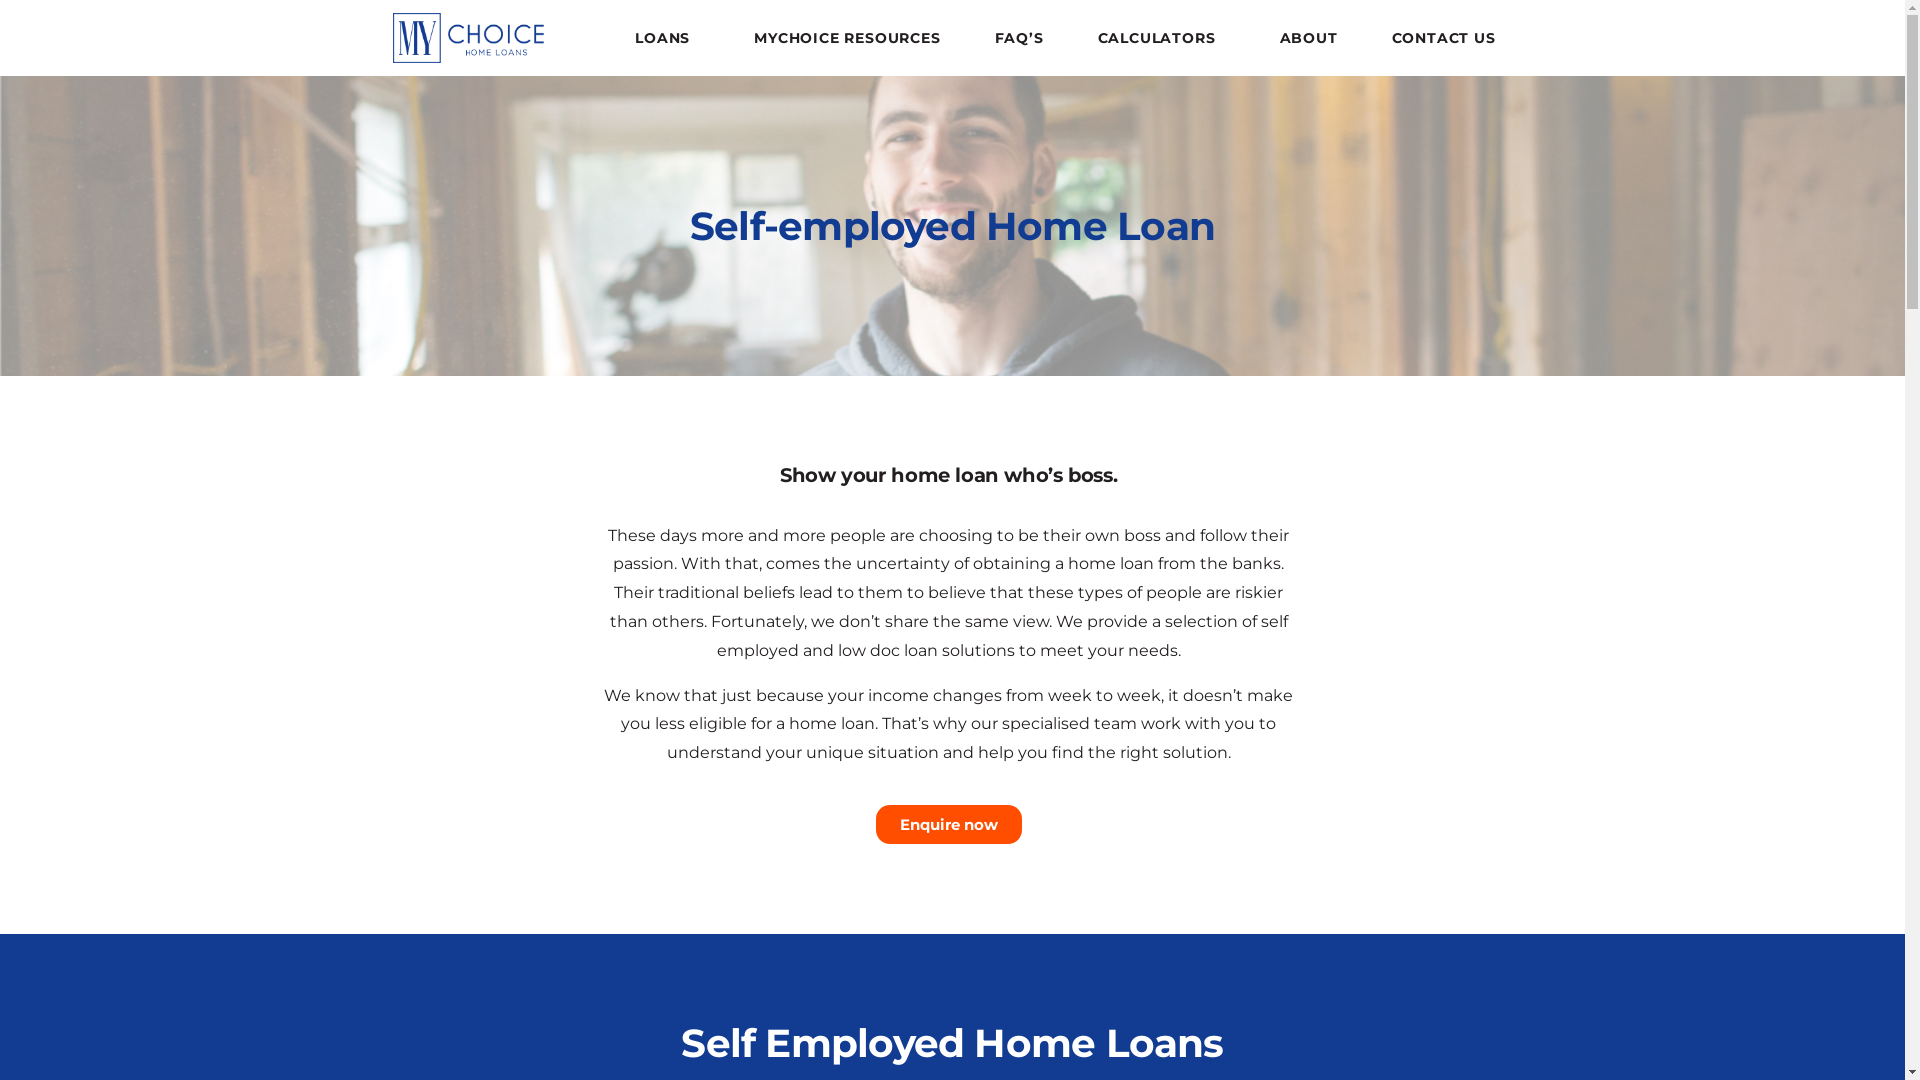  What do you see at coordinates (1362, 38) in the screenshot?
I see `'CONTACT US'` at bounding box center [1362, 38].